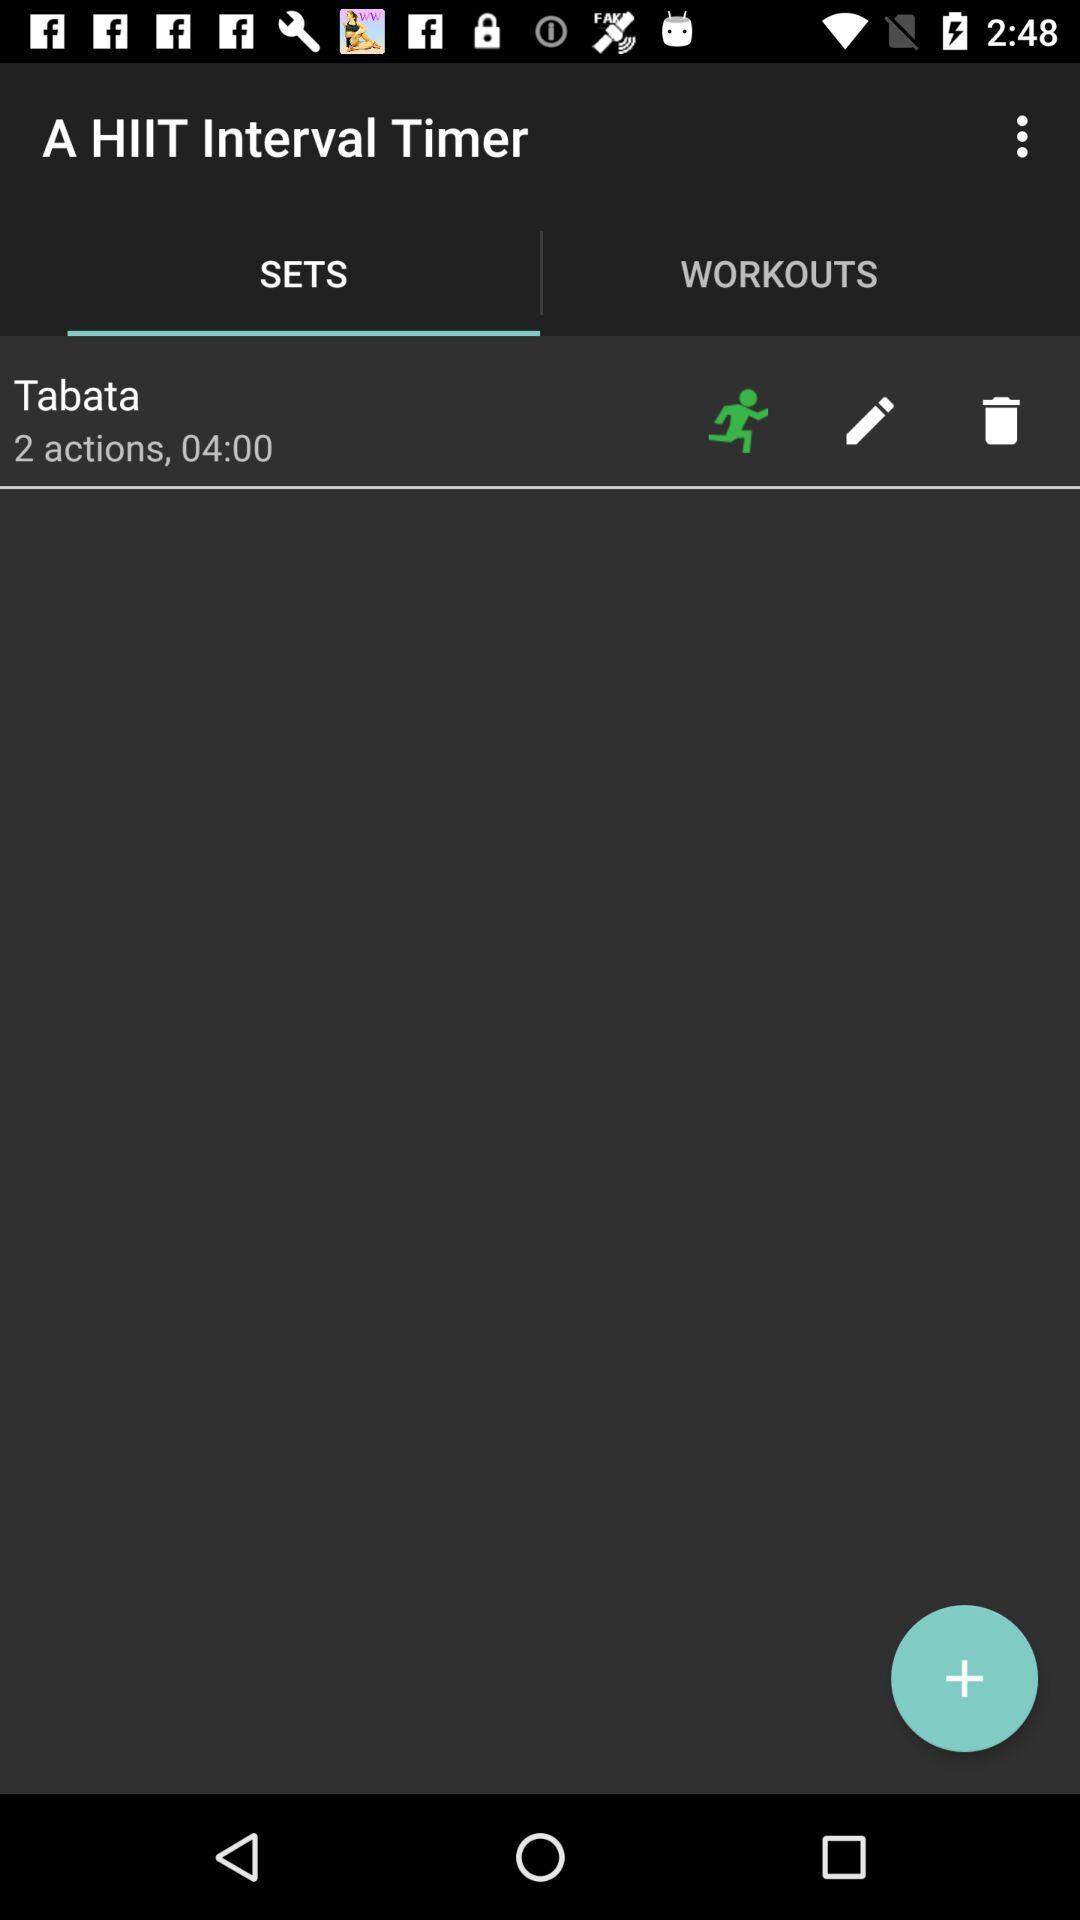 This screenshot has width=1080, height=1920. Describe the element at coordinates (738, 419) in the screenshot. I see `icon to the right of sets icon` at that location.